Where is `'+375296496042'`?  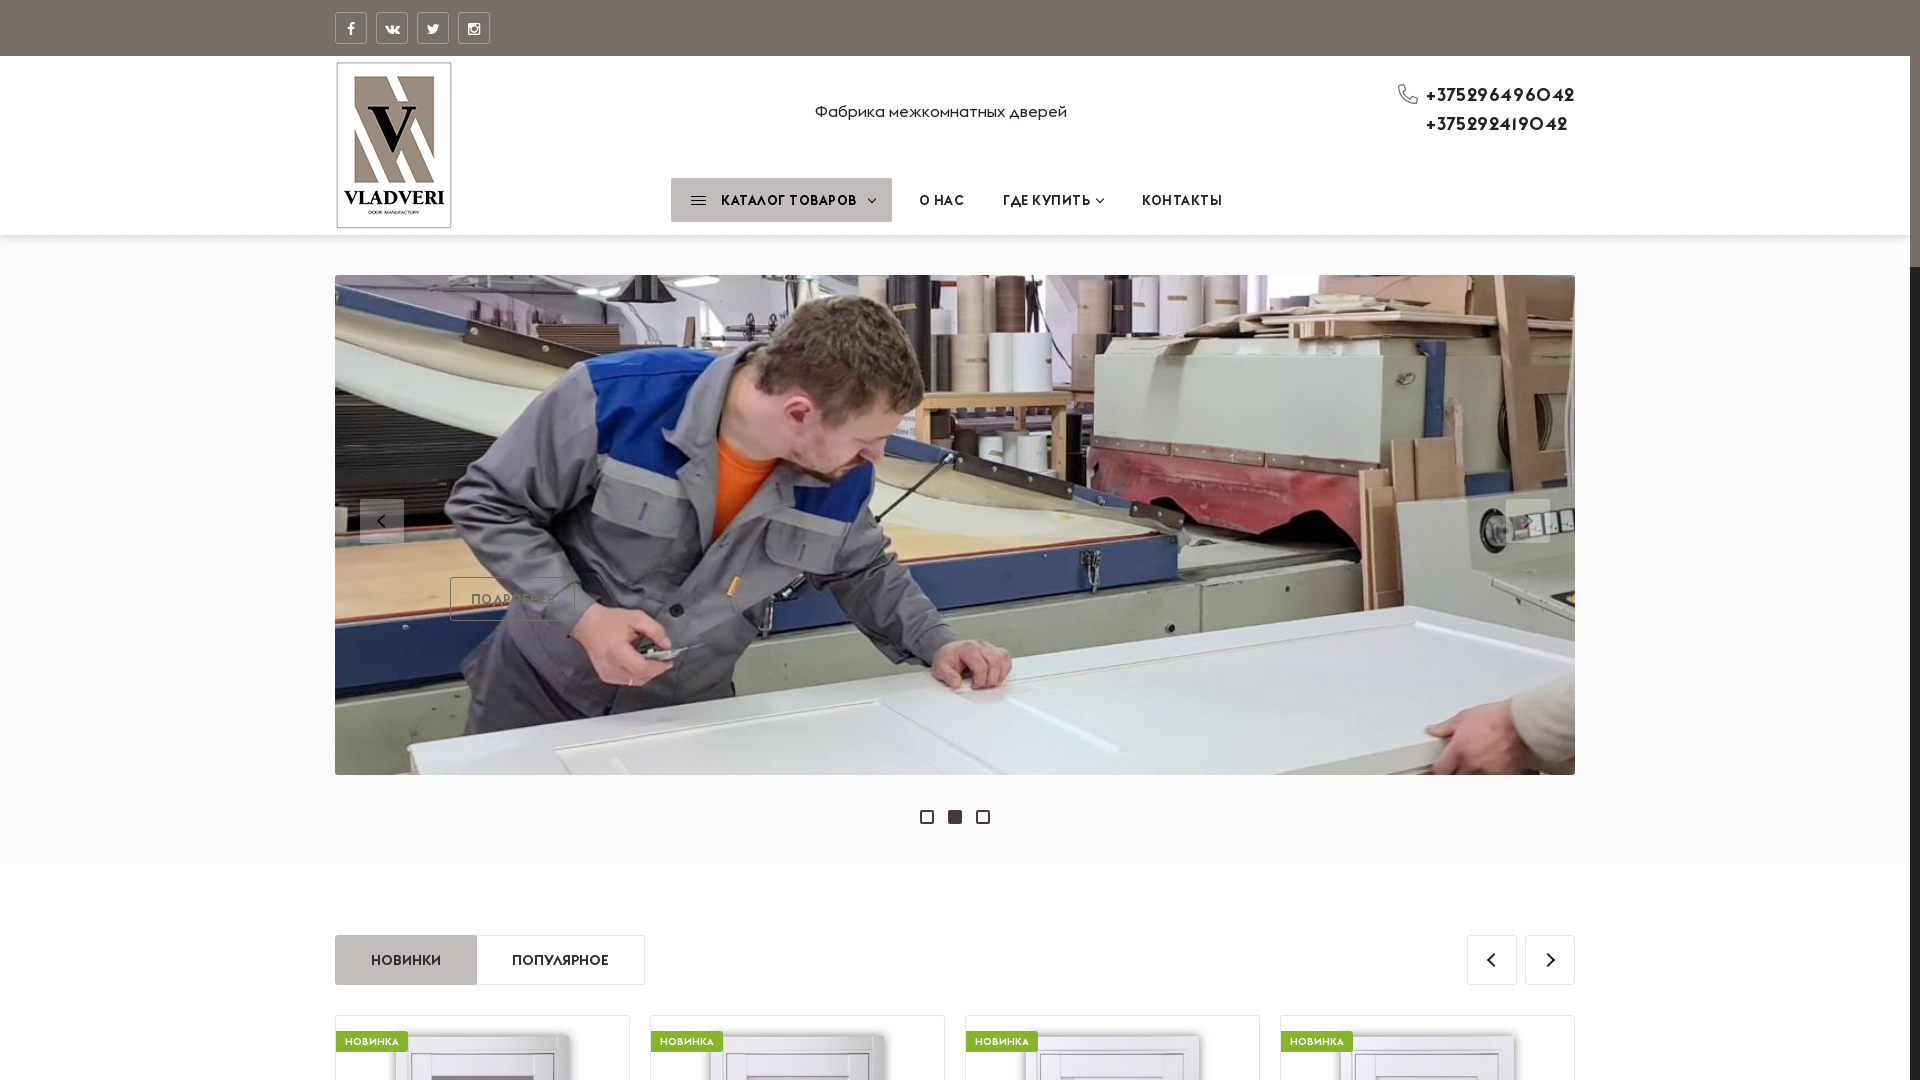
'+375296496042' is located at coordinates (1500, 94).